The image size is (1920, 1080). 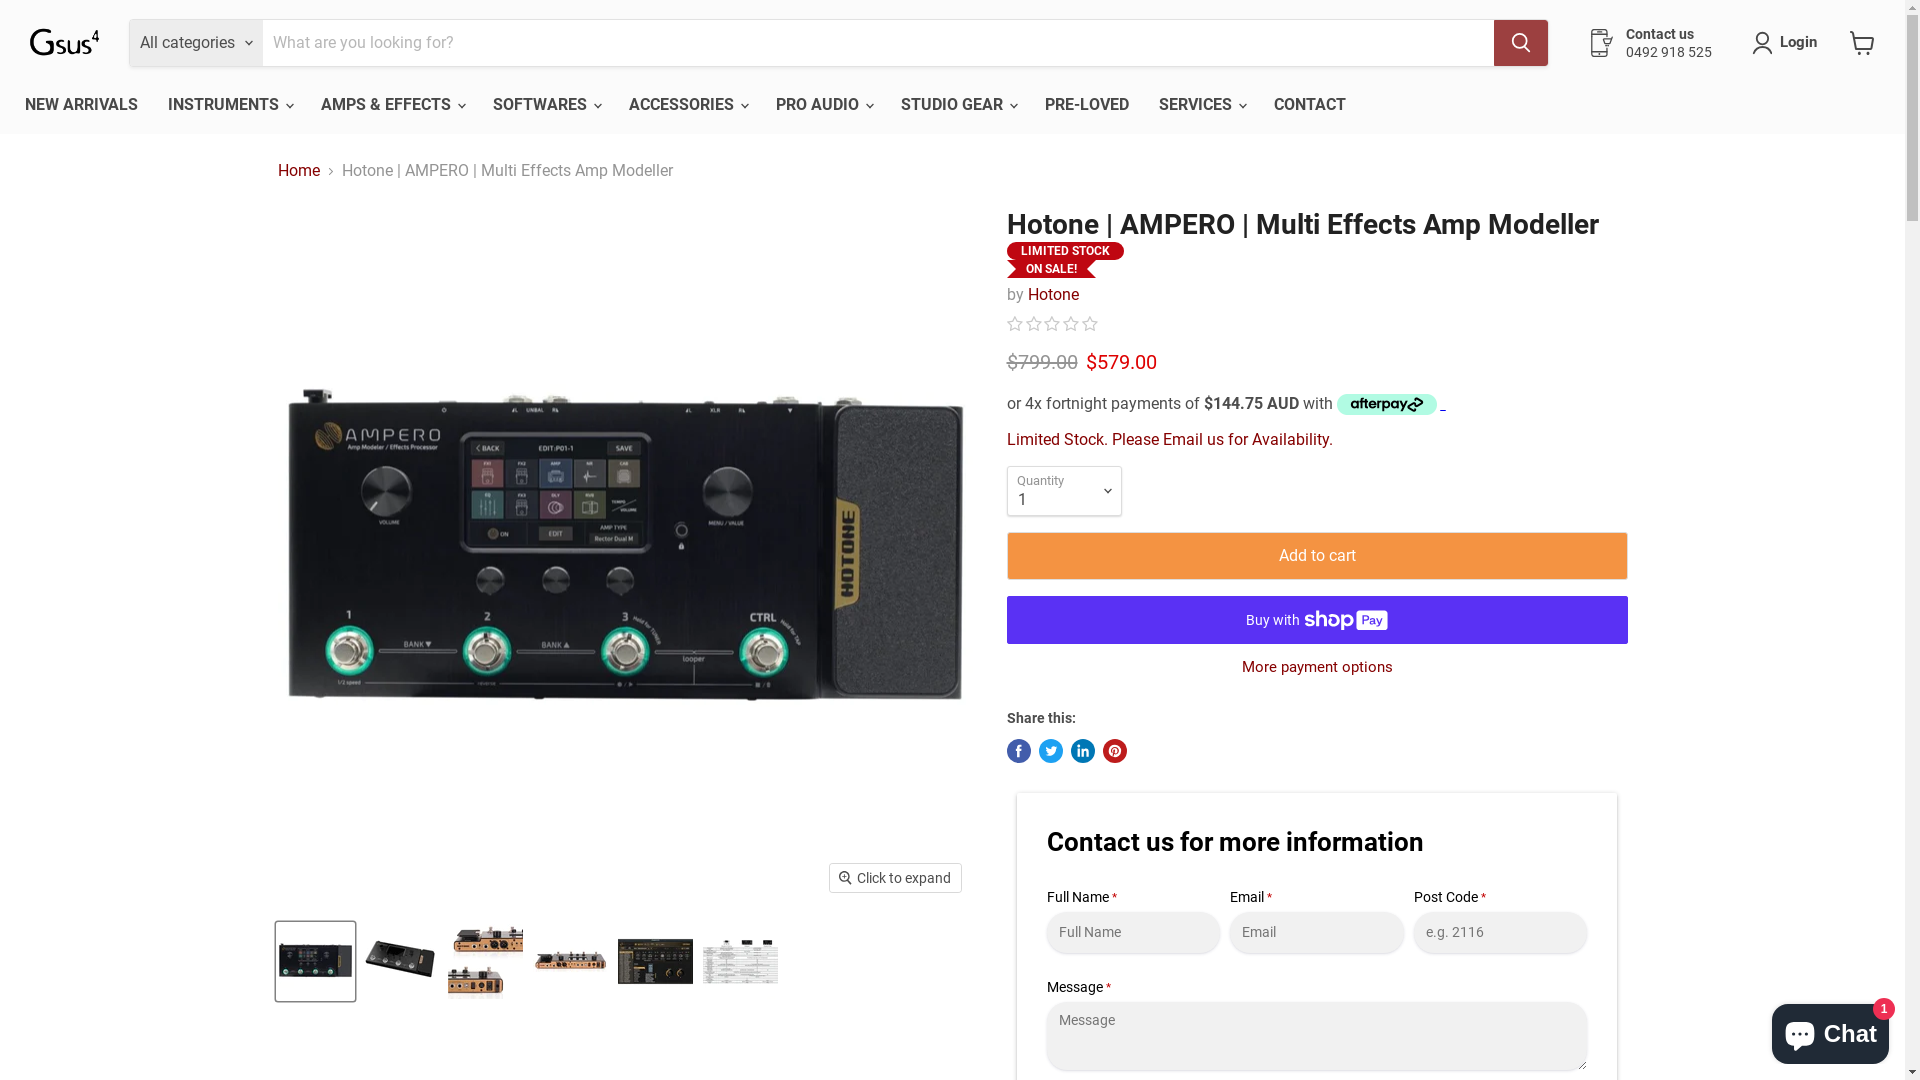 What do you see at coordinates (1027, 294) in the screenshot?
I see `'Hotone'` at bounding box center [1027, 294].